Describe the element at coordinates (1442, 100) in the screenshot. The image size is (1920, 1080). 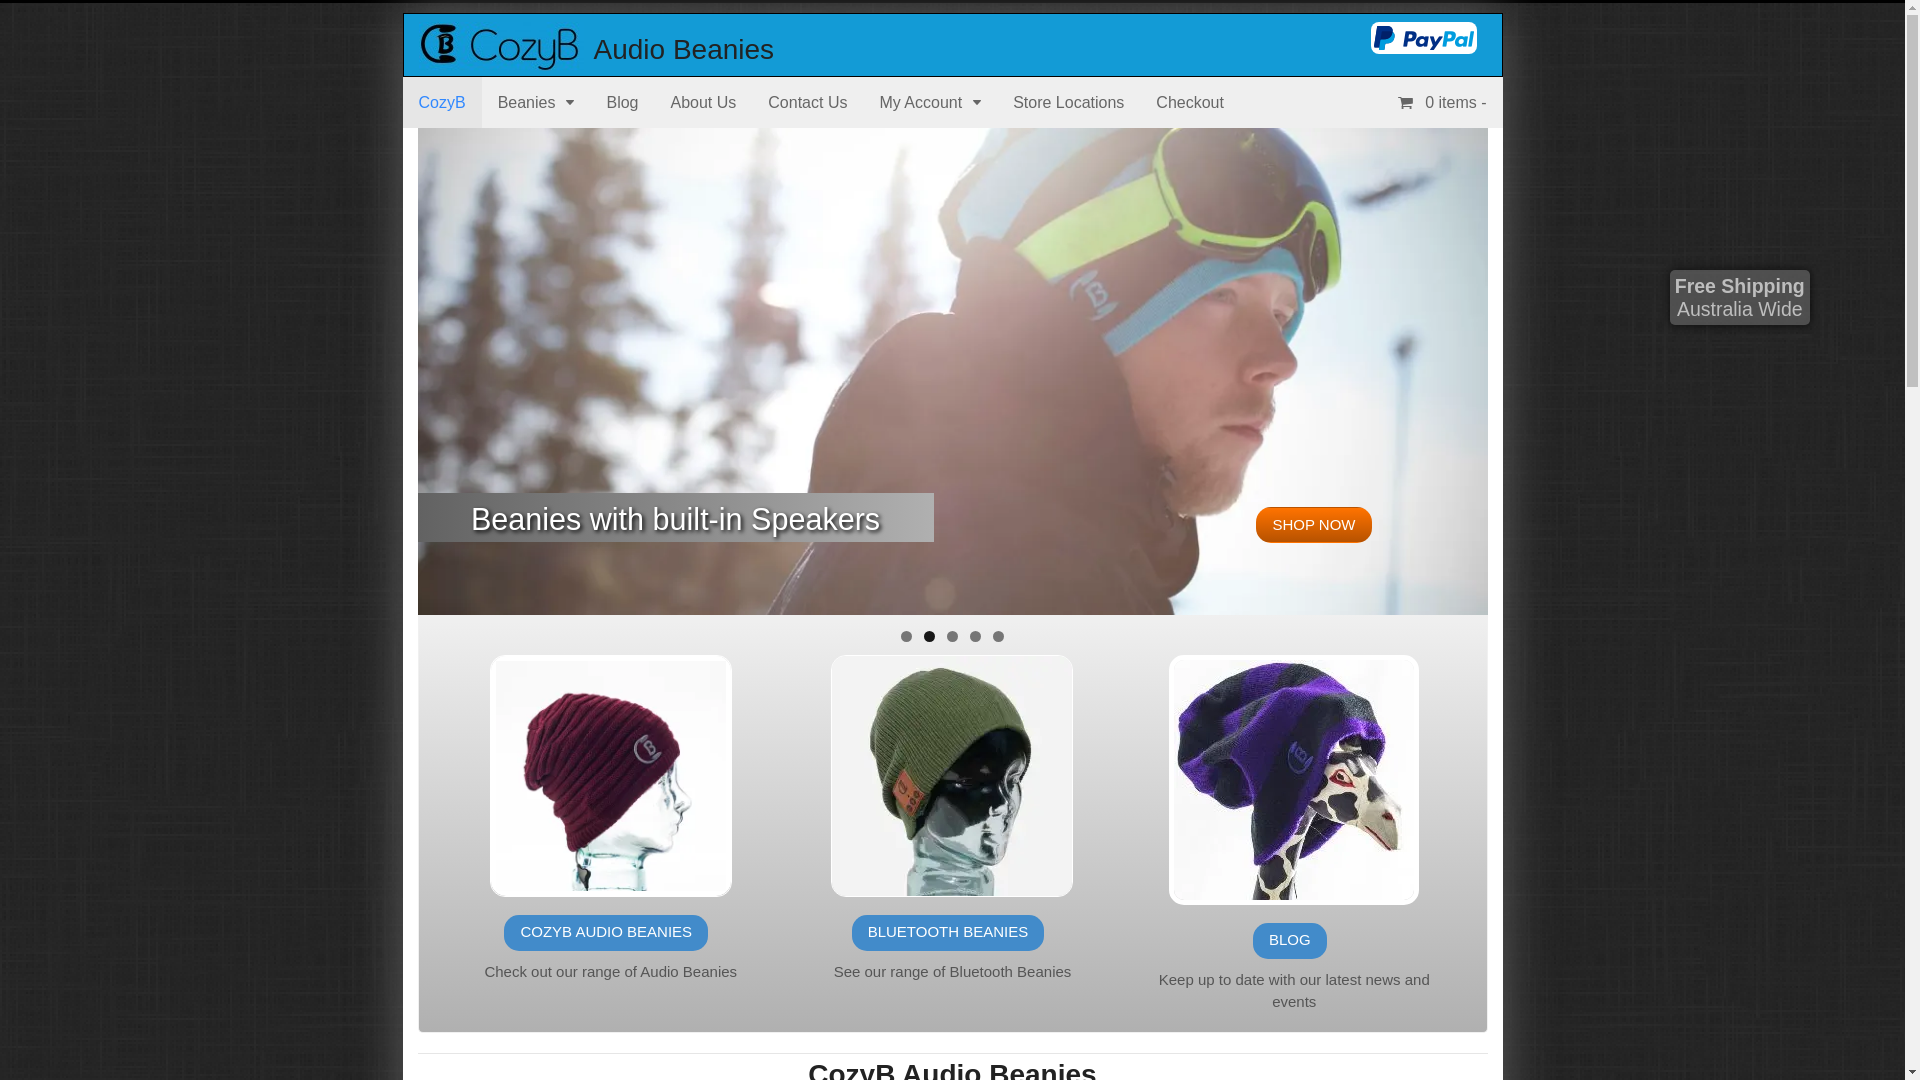
I see `'0 items -'` at that location.